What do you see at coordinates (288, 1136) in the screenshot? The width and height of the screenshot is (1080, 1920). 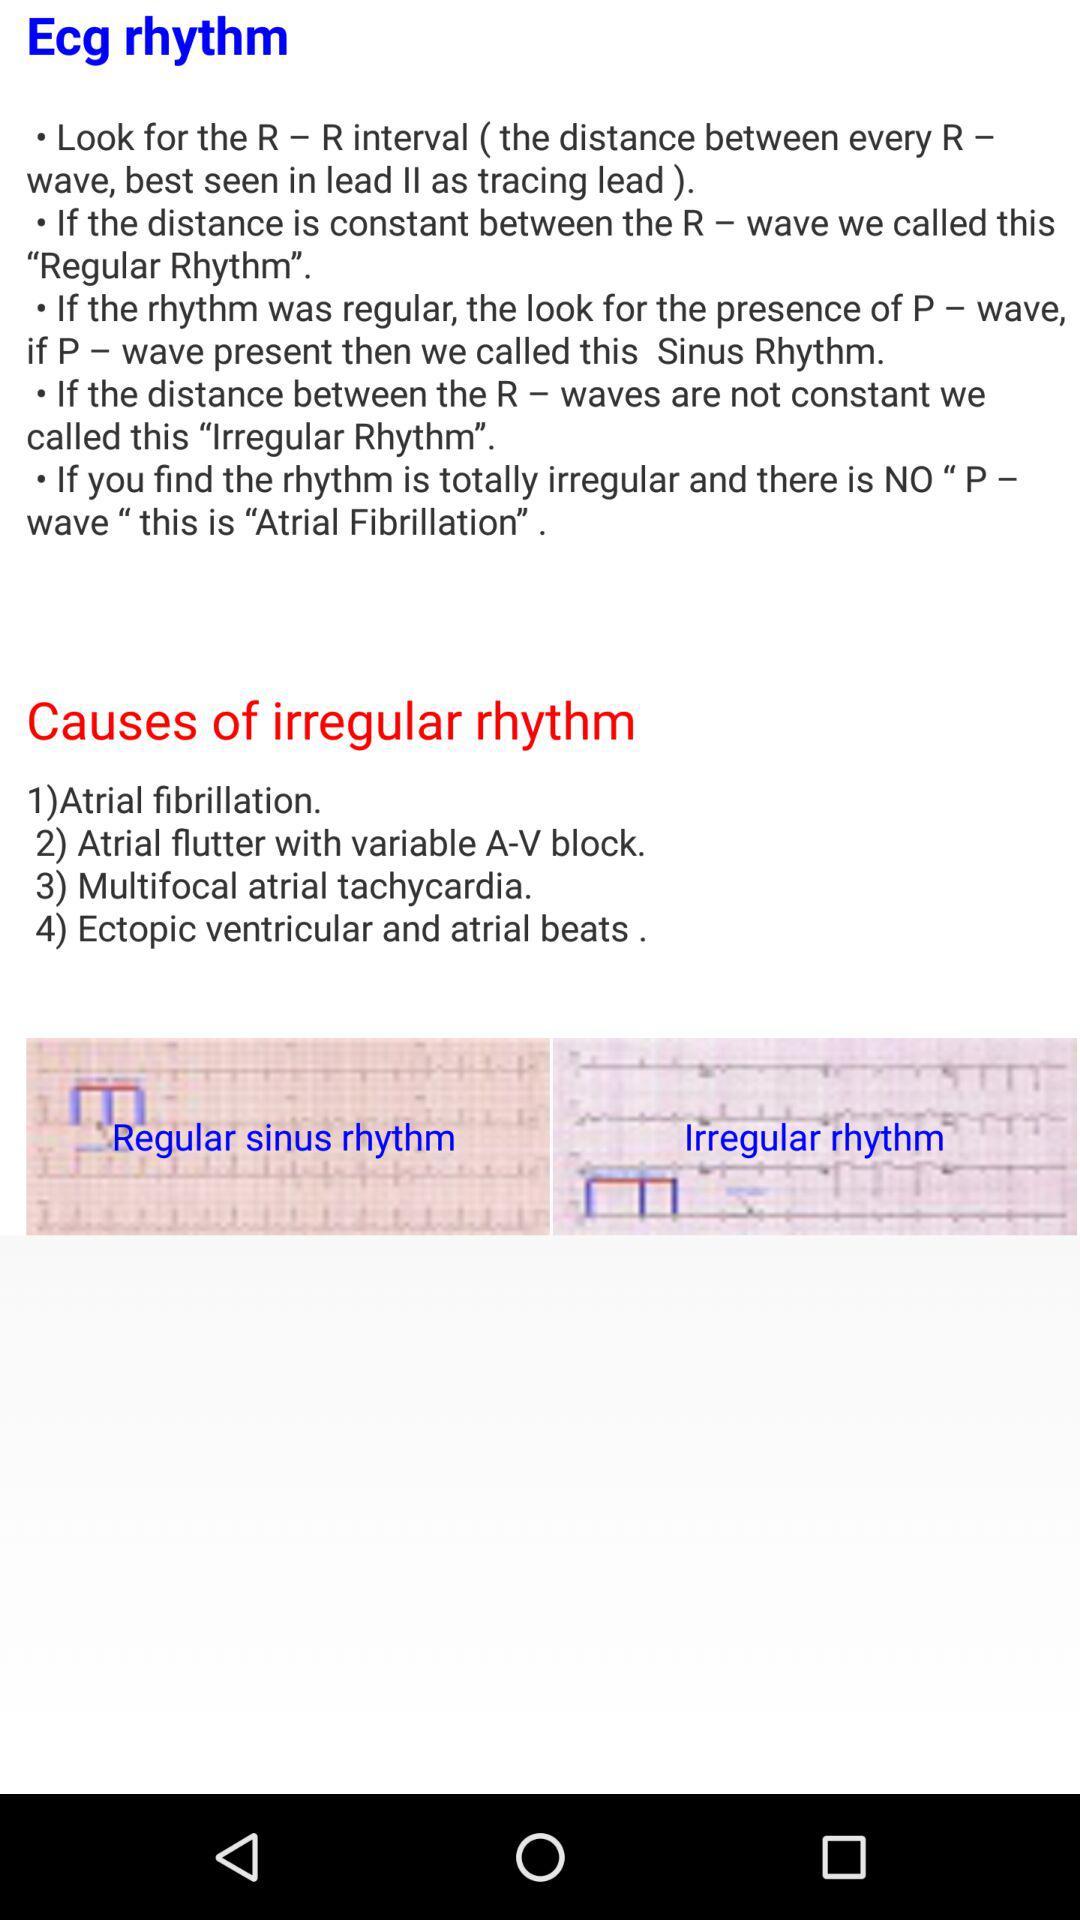 I see `item to the left of the irregular rhythm` at bounding box center [288, 1136].